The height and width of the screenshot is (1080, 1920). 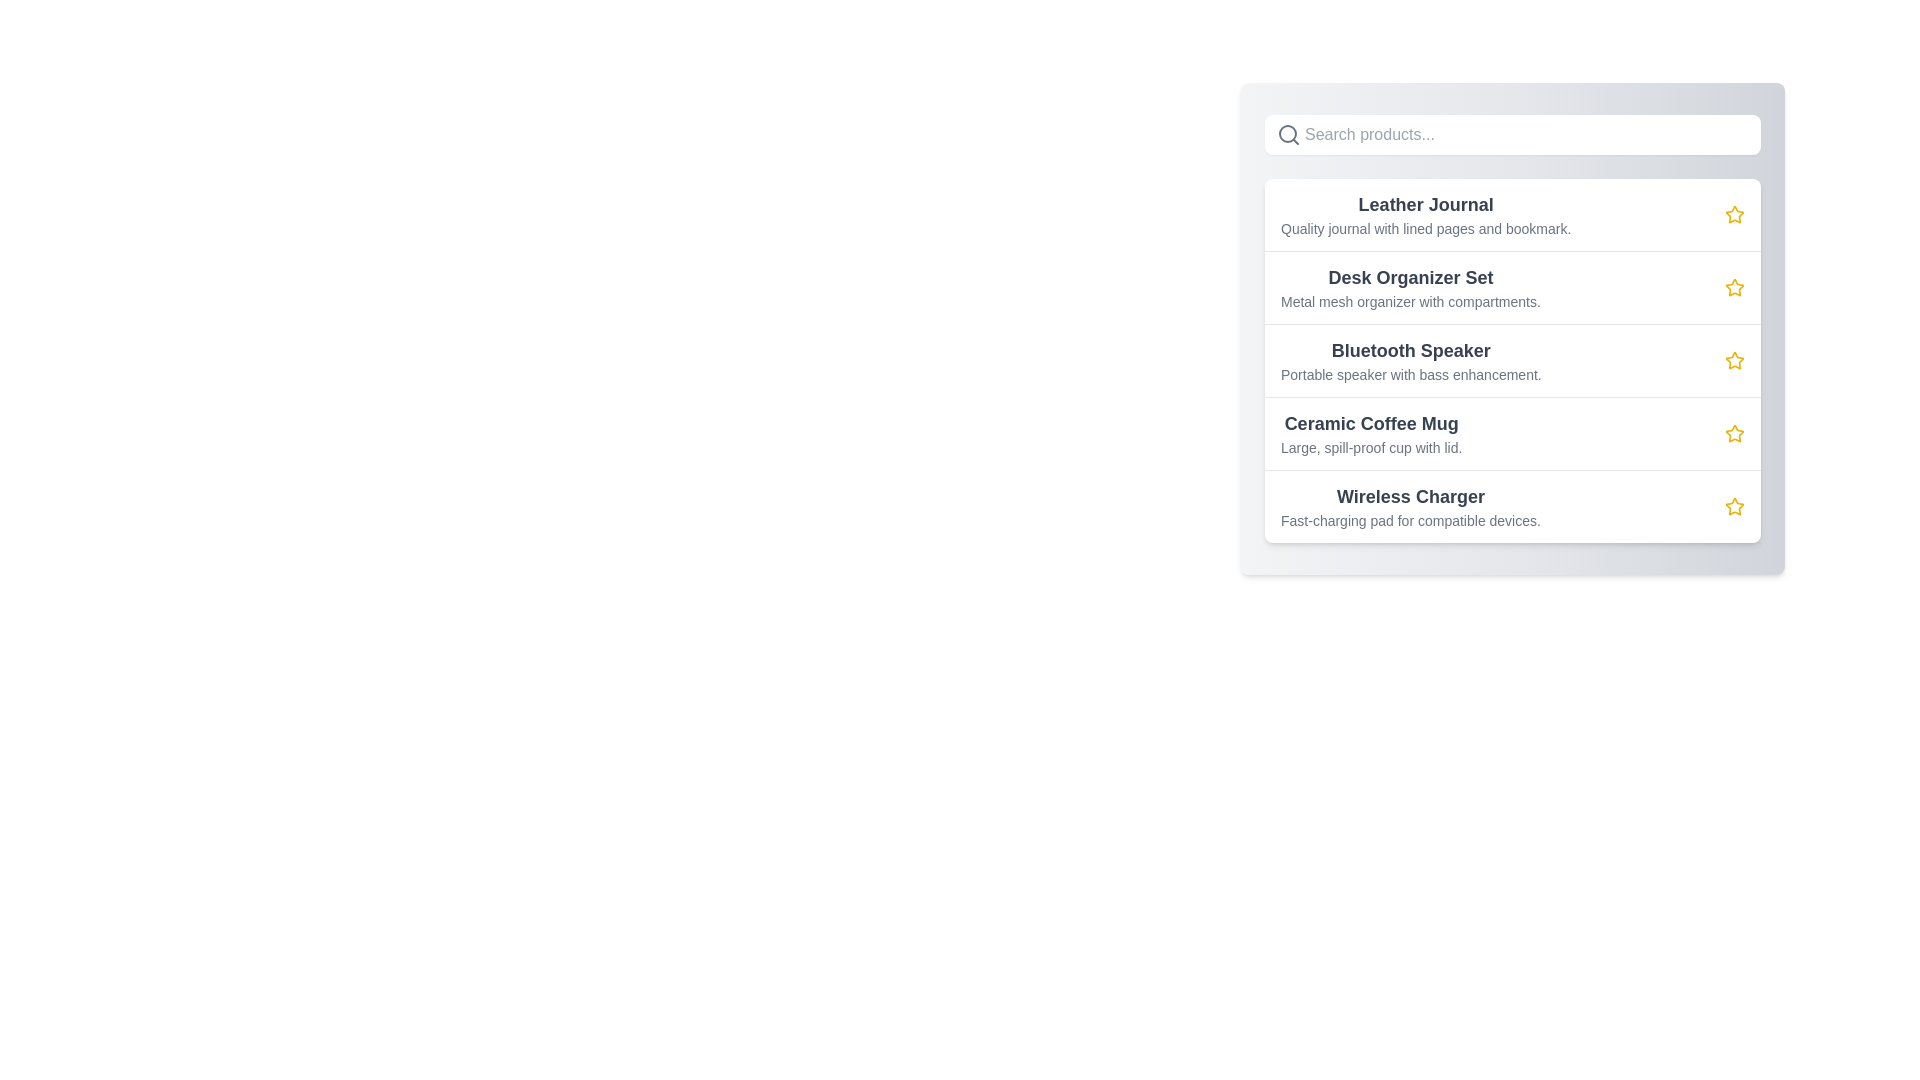 I want to click on the list item displaying the product 'Wireless Charger', so click(x=1512, y=504).